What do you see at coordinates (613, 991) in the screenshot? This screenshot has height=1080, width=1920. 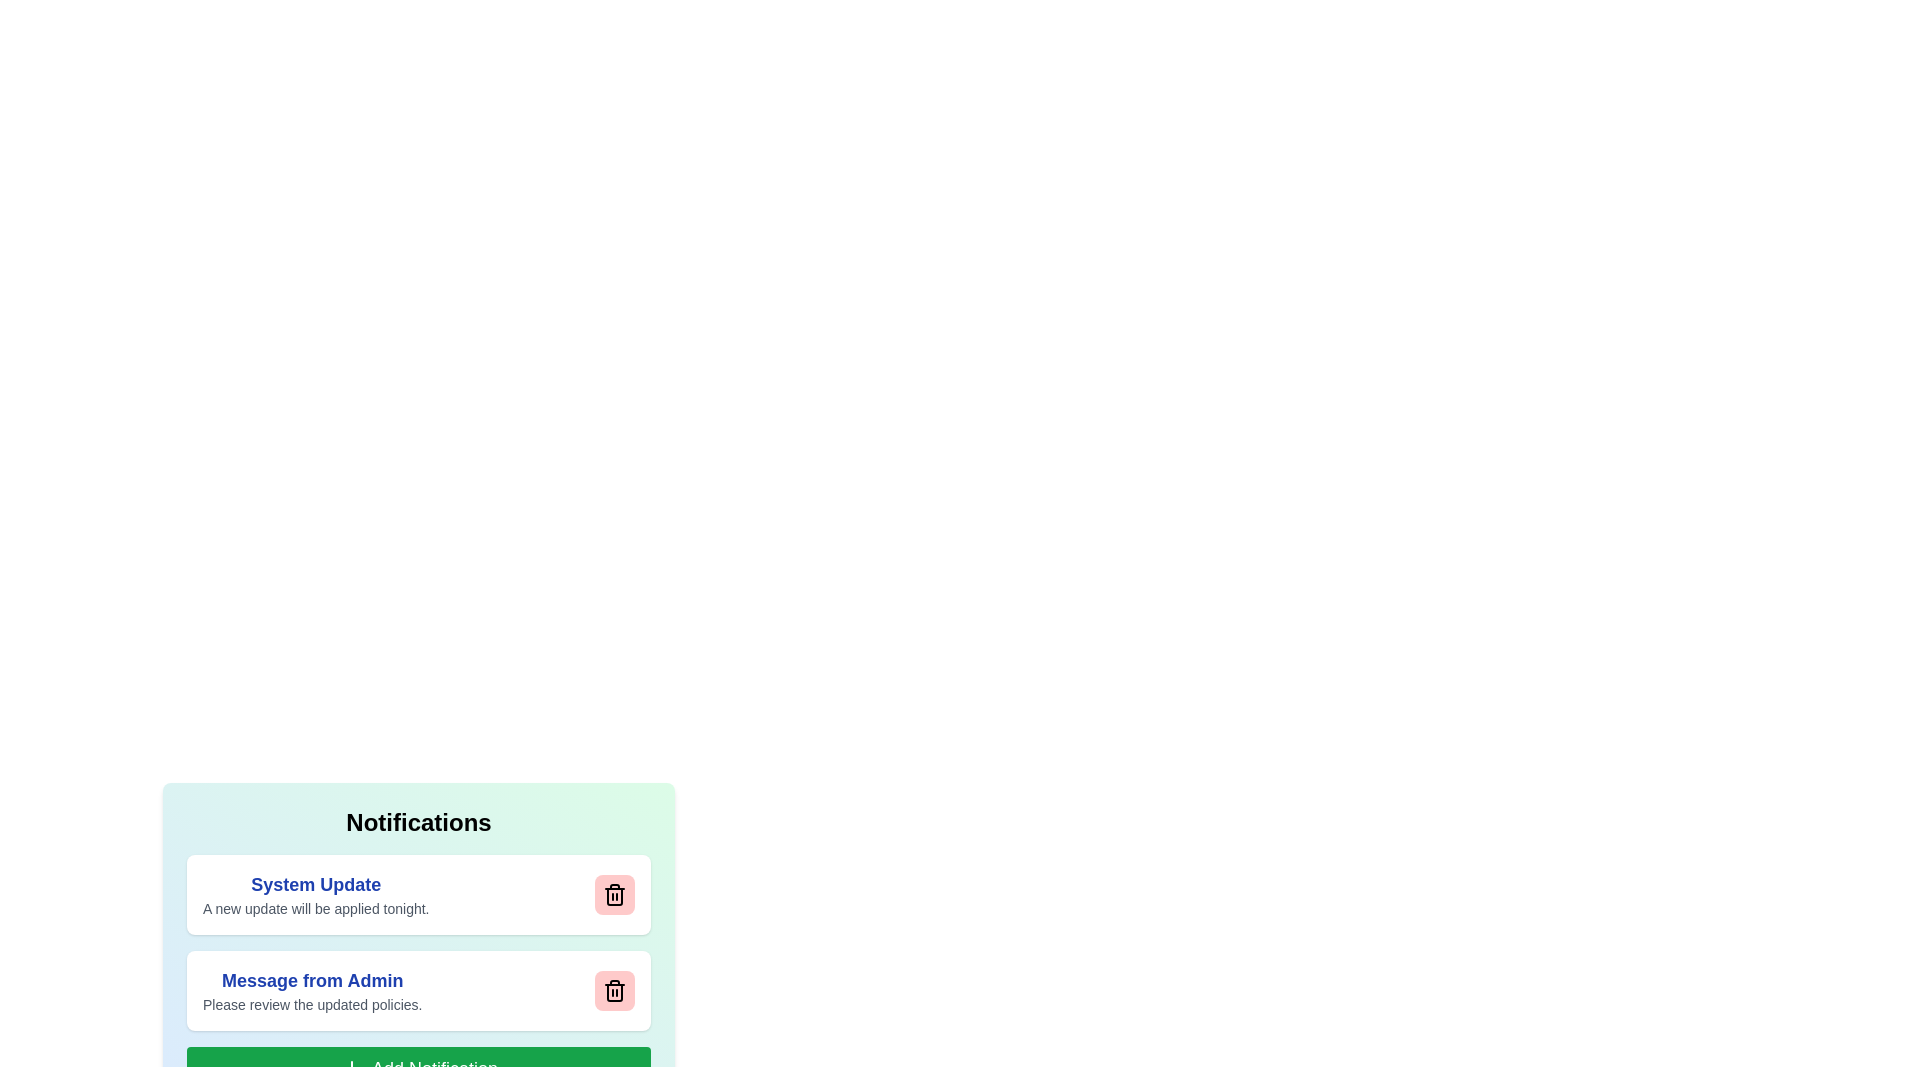 I see `delete button for the notification titled 'Message from Admin'` at bounding box center [613, 991].